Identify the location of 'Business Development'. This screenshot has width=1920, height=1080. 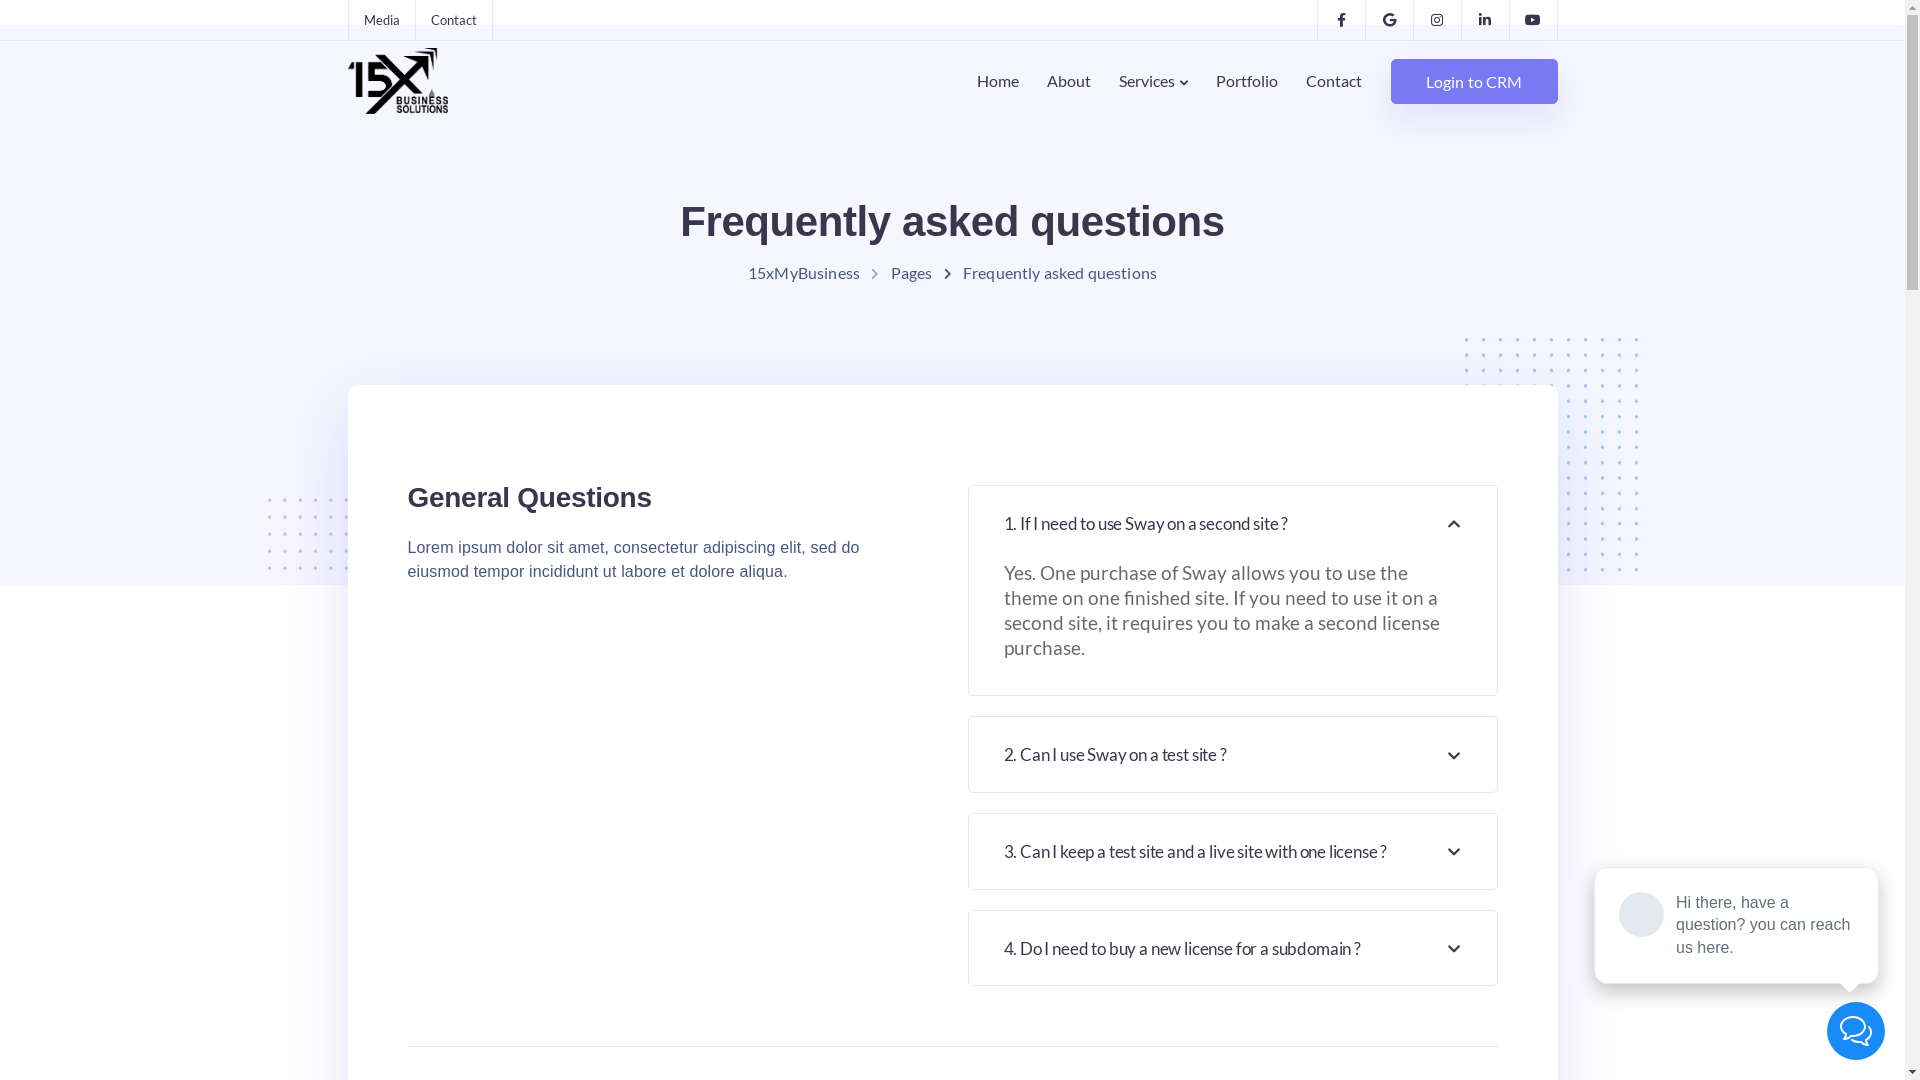
(603, 878).